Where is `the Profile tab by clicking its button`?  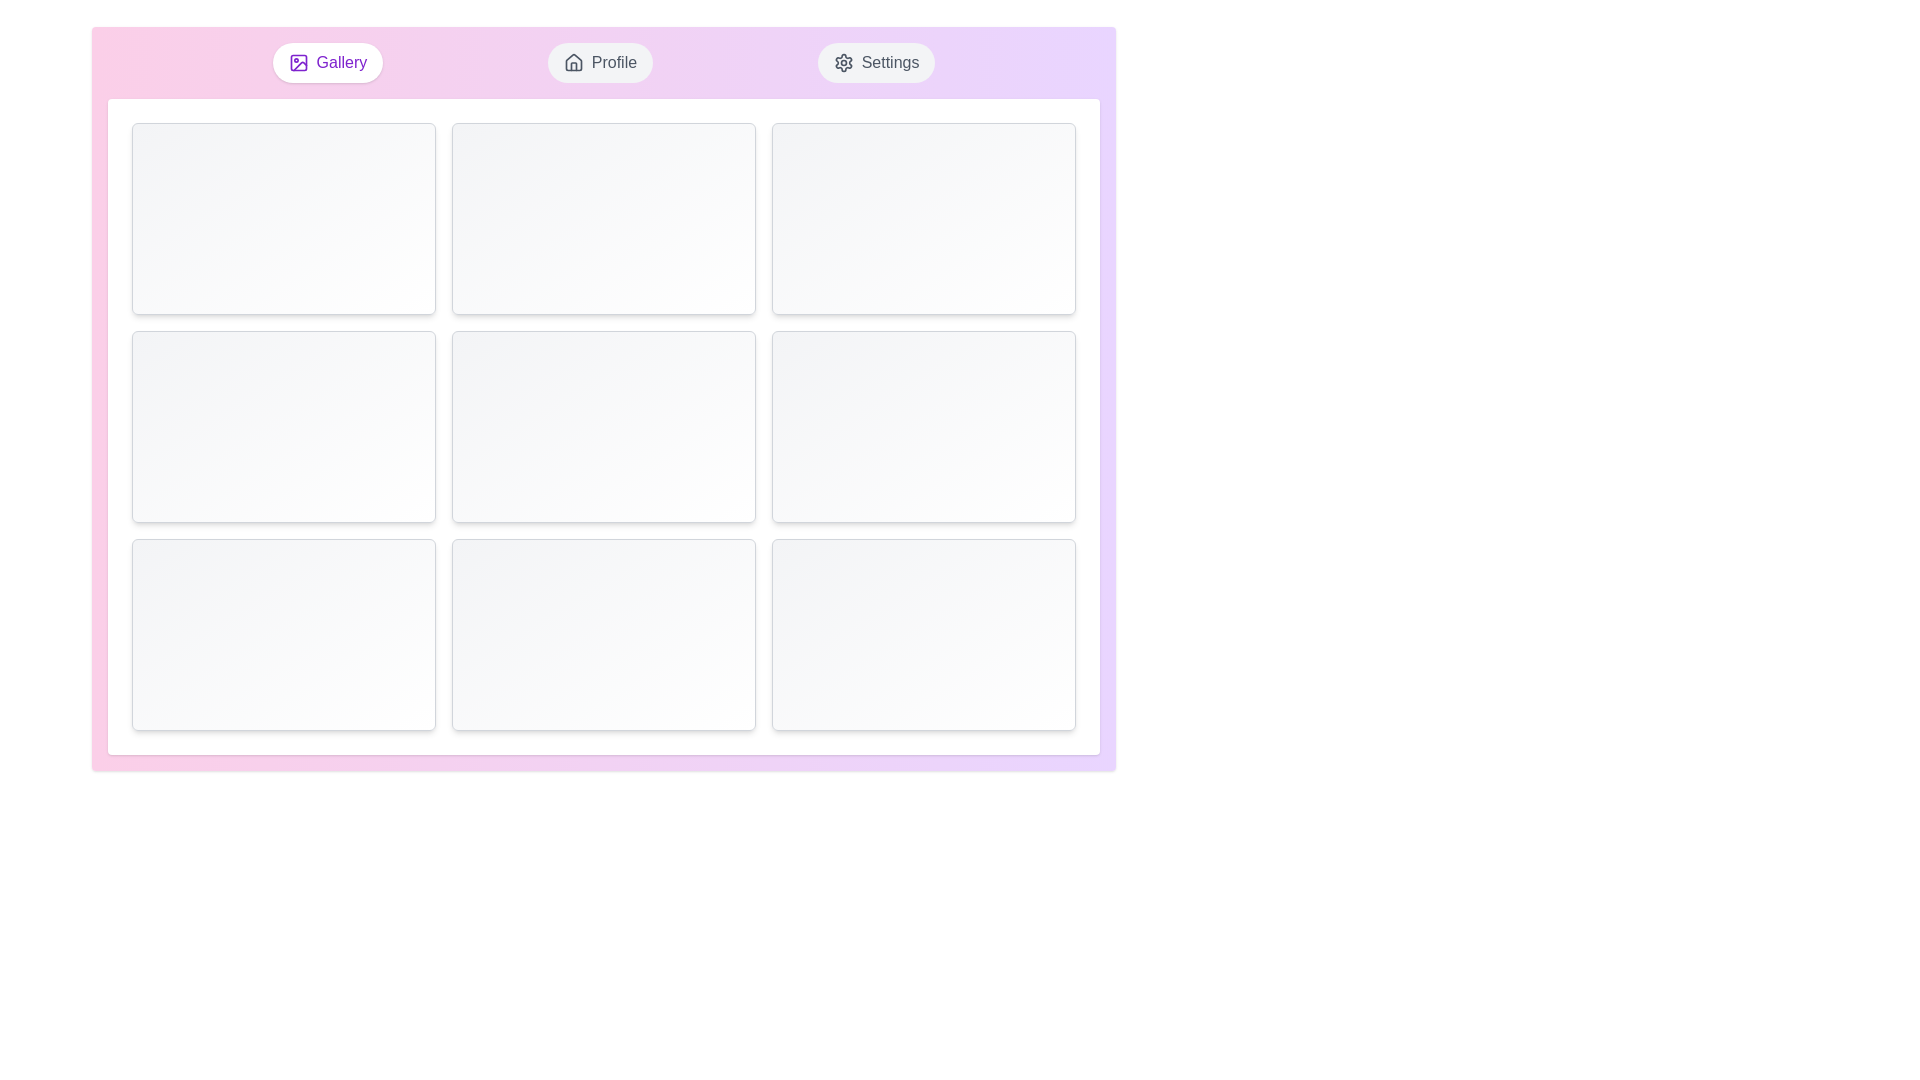
the Profile tab by clicking its button is located at coordinates (599, 61).